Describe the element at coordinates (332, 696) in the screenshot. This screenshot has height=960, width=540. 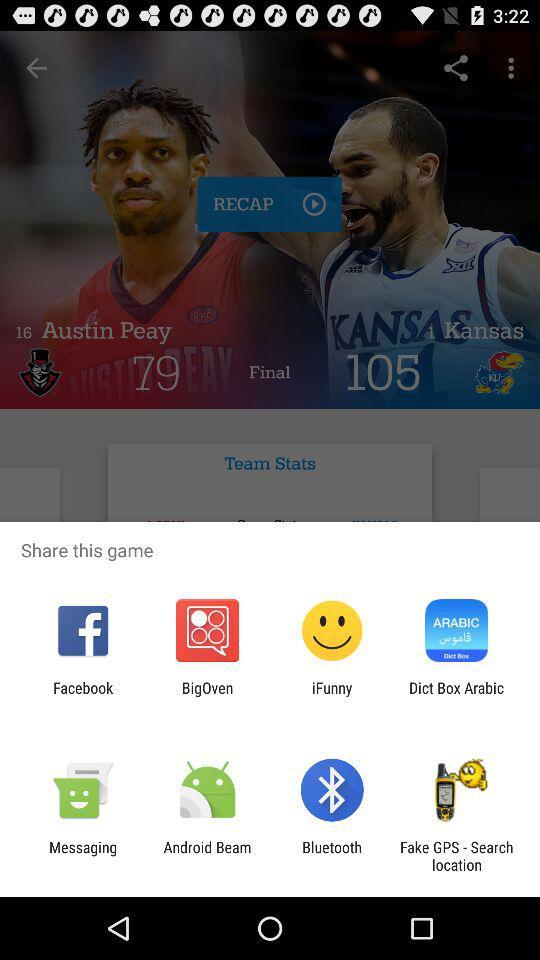
I see `app to the right of bigoven item` at that location.